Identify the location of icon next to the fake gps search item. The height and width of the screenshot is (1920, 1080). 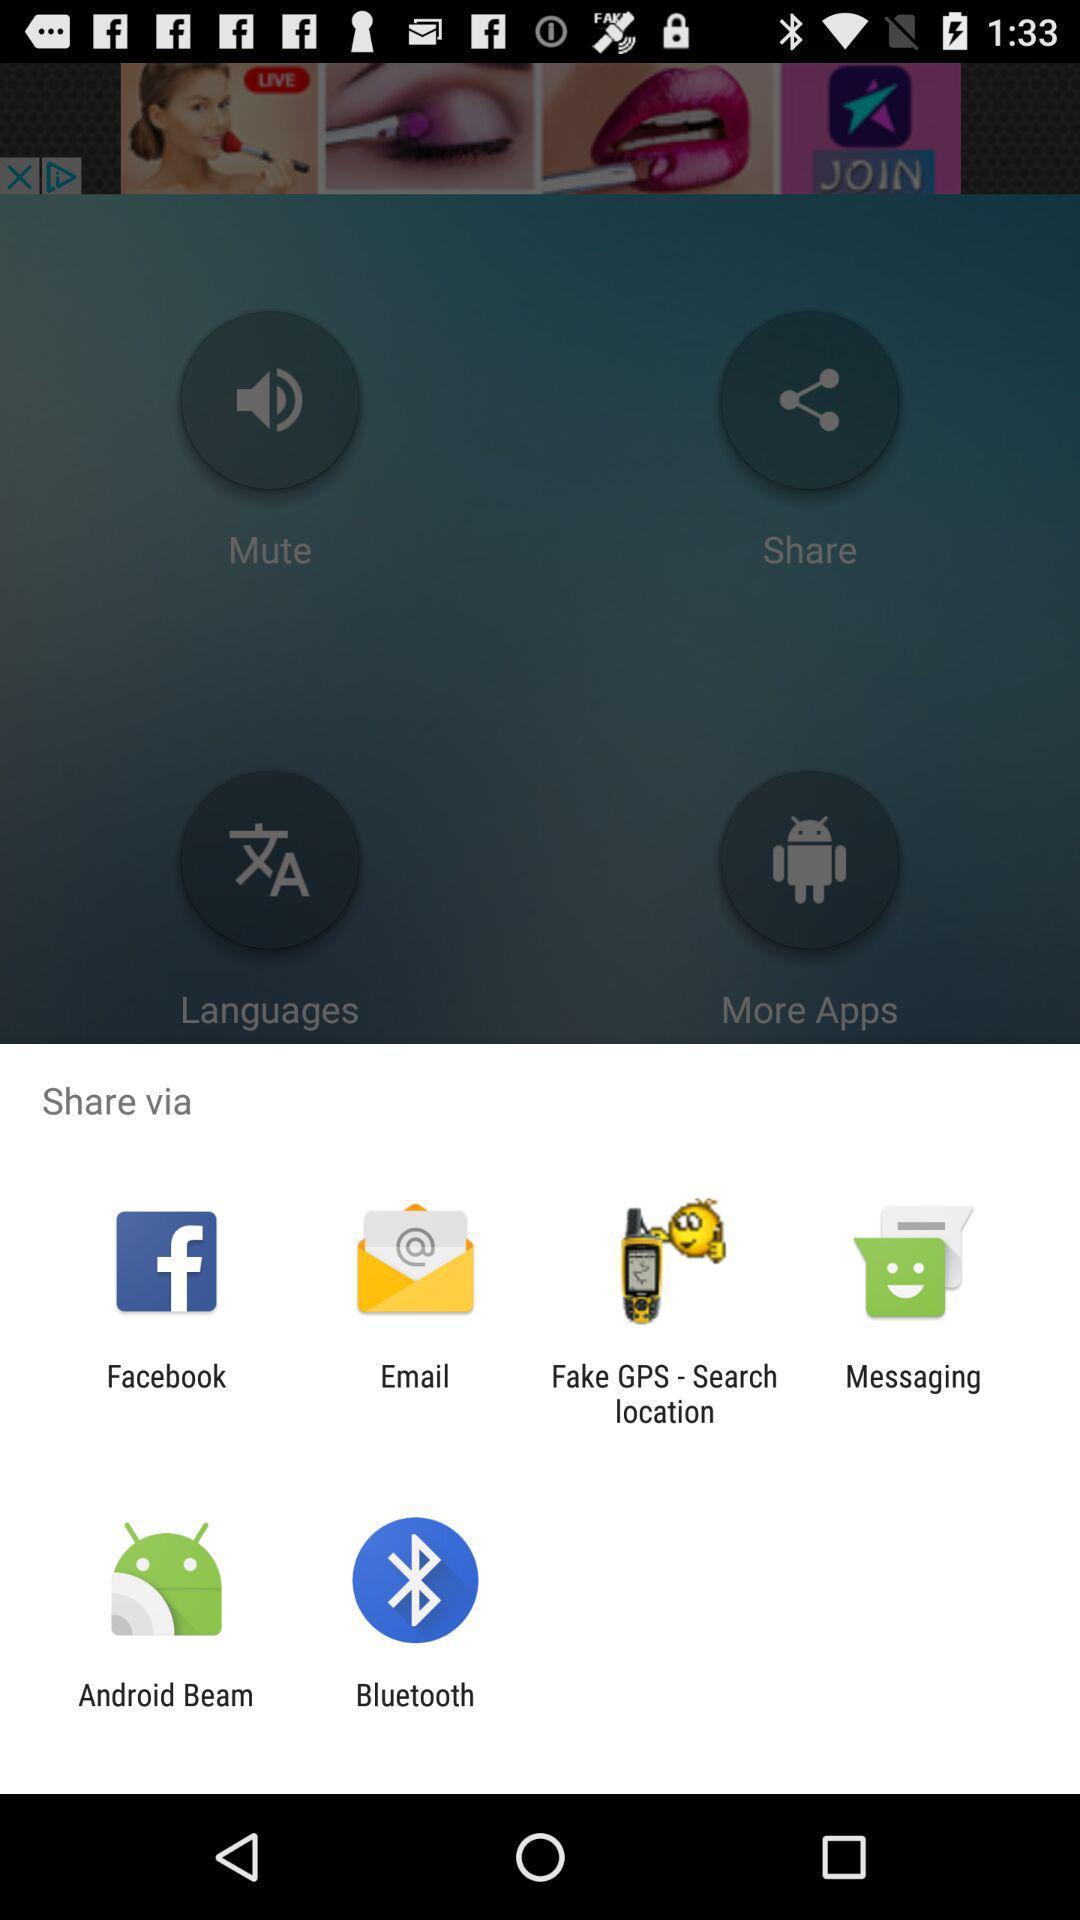
(913, 1392).